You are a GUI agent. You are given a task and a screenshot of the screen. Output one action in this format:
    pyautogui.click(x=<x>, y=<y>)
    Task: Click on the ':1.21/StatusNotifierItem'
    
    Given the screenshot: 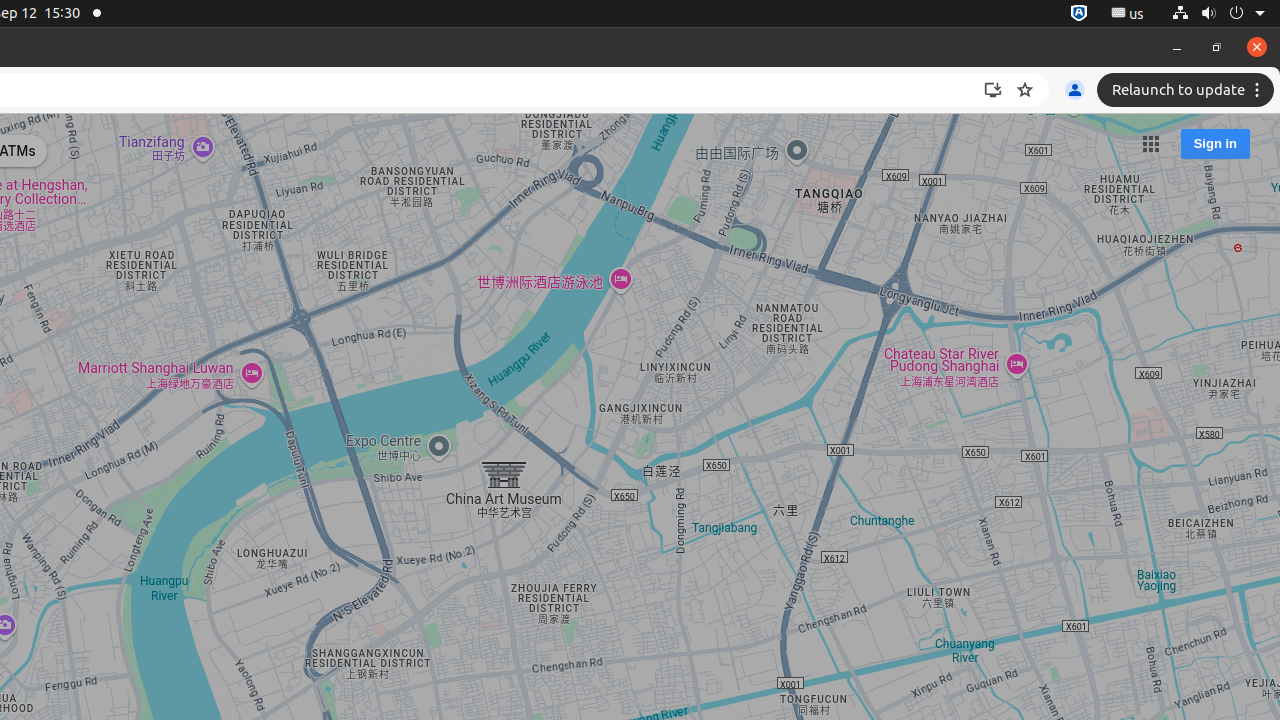 What is the action you would take?
    pyautogui.click(x=1127, y=13)
    